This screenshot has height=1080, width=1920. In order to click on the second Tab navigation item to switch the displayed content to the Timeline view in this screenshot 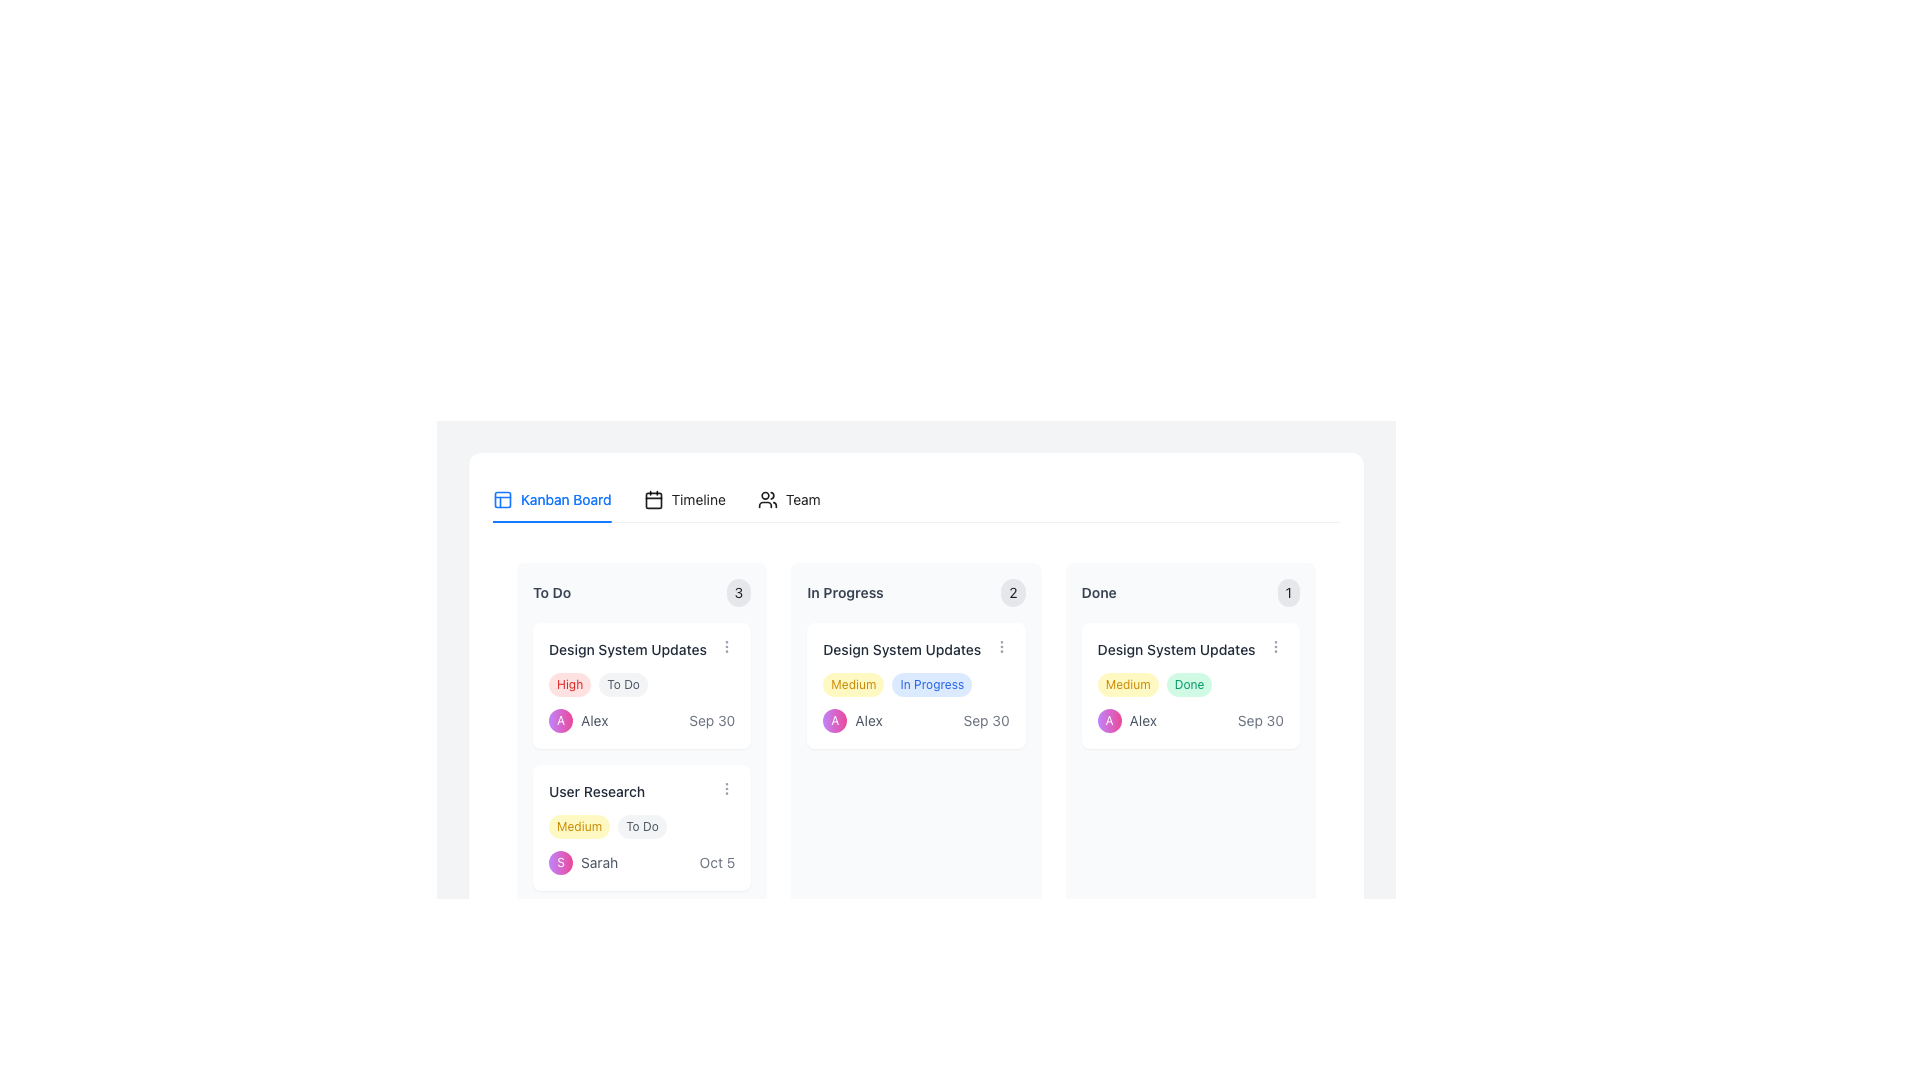, I will do `click(684, 499)`.